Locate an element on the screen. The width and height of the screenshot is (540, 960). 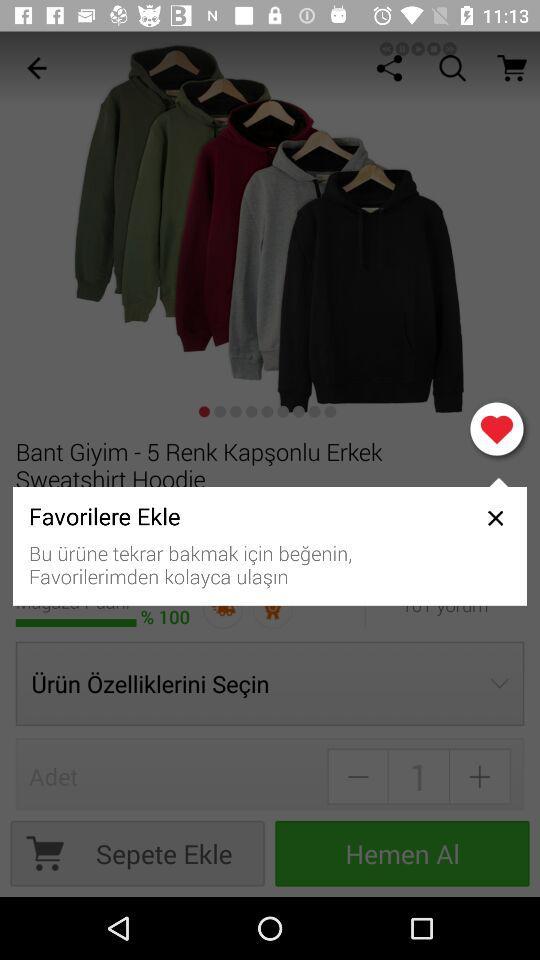
the close icon is located at coordinates (494, 517).